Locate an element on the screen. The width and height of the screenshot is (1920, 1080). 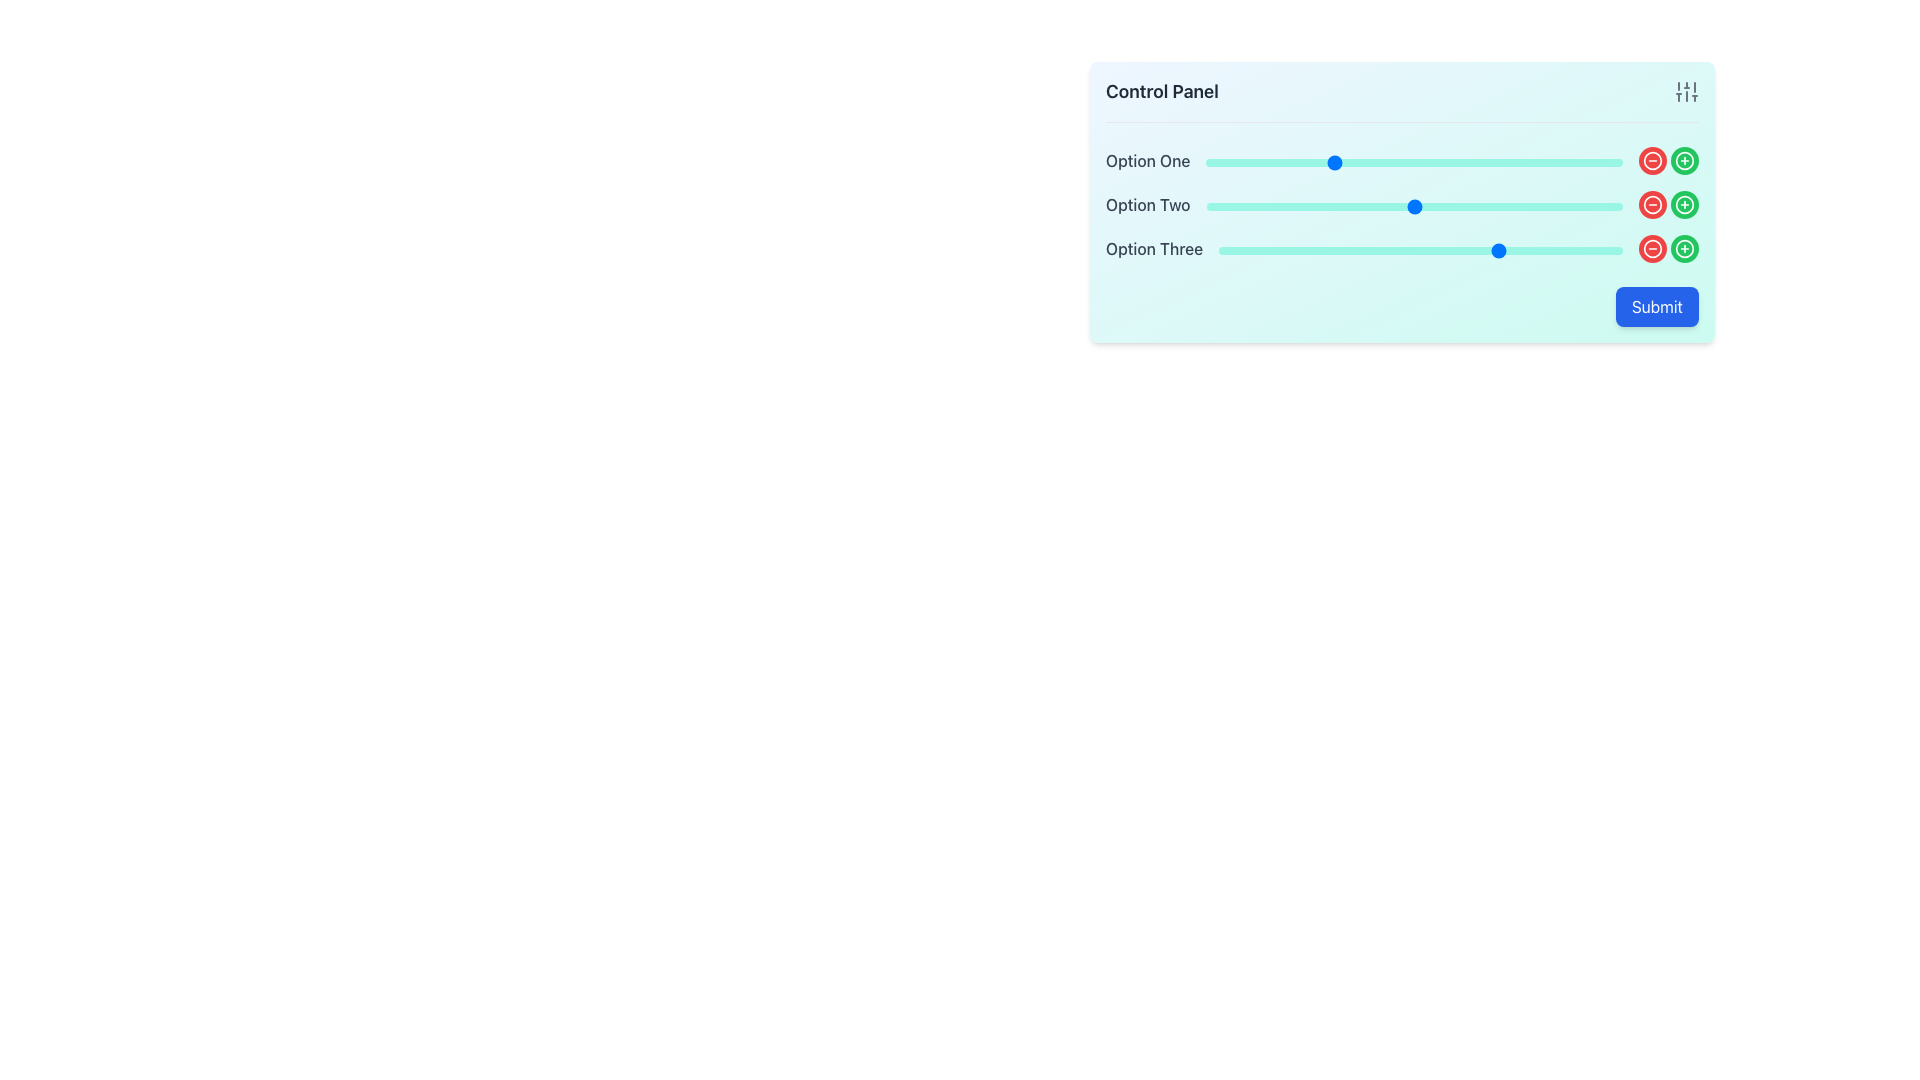
the composite element consisting of two circular buttons, the left red button with a minus sign for decrementing and the right green button with a plus sign for incrementing, located in the third row of the control panel, aligned to the right of the 'Option Three' slider is located at coordinates (1669, 248).